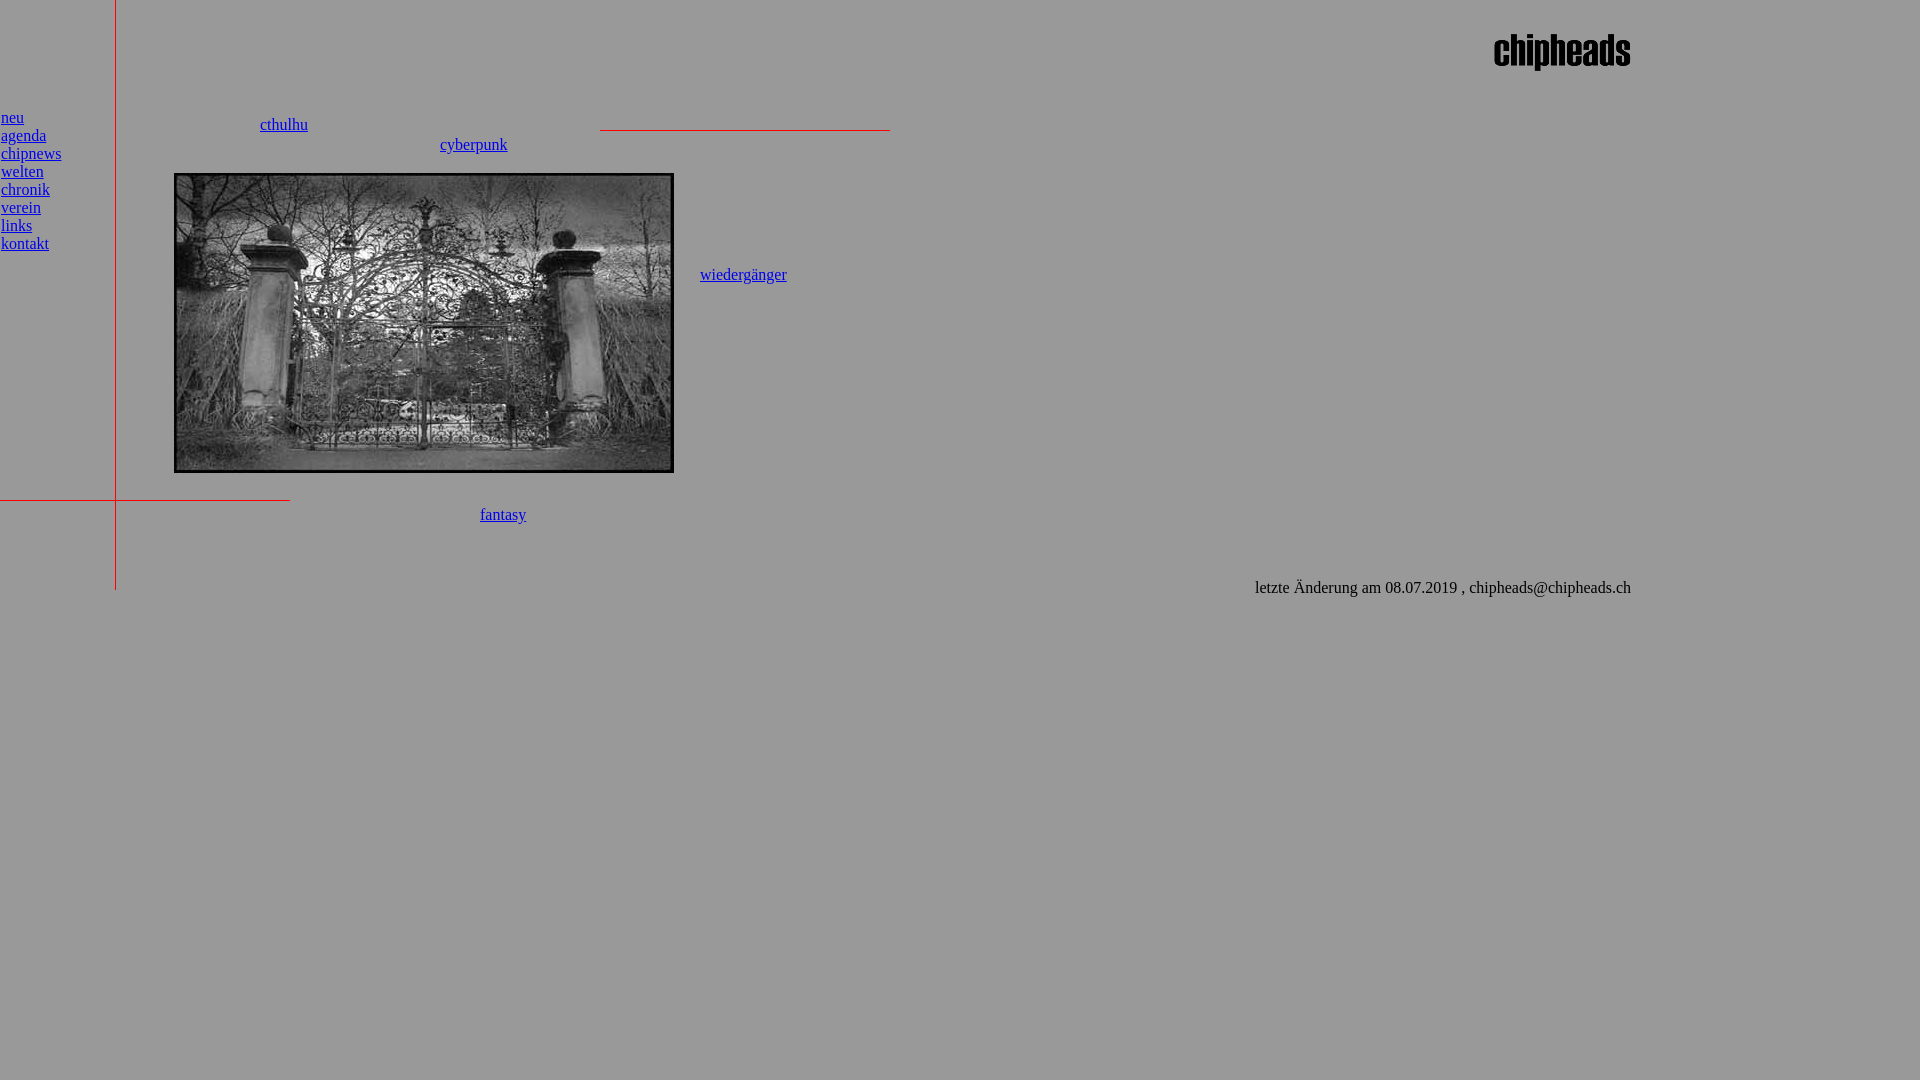  Describe the element at coordinates (0, 117) in the screenshot. I see `'neu'` at that location.